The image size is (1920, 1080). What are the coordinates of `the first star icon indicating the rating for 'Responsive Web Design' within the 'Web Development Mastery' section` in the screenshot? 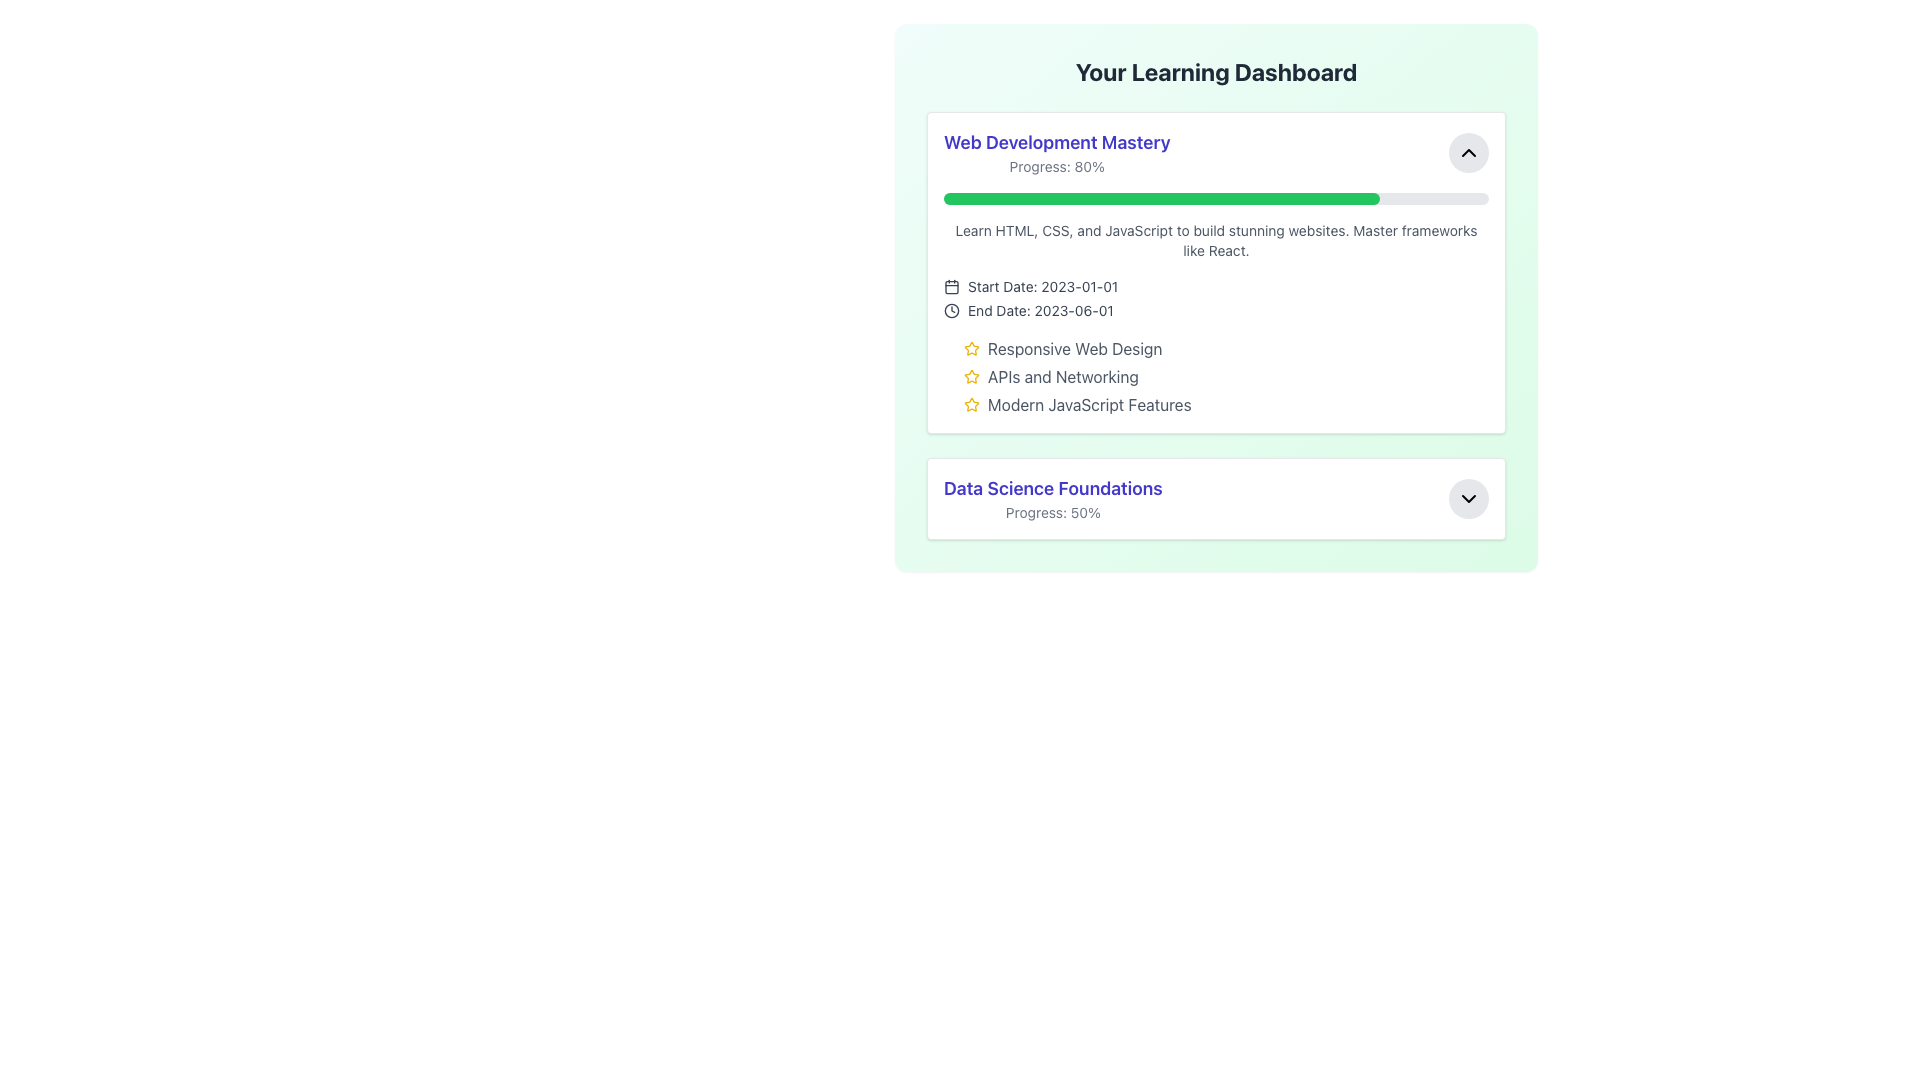 It's located at (971, 347).